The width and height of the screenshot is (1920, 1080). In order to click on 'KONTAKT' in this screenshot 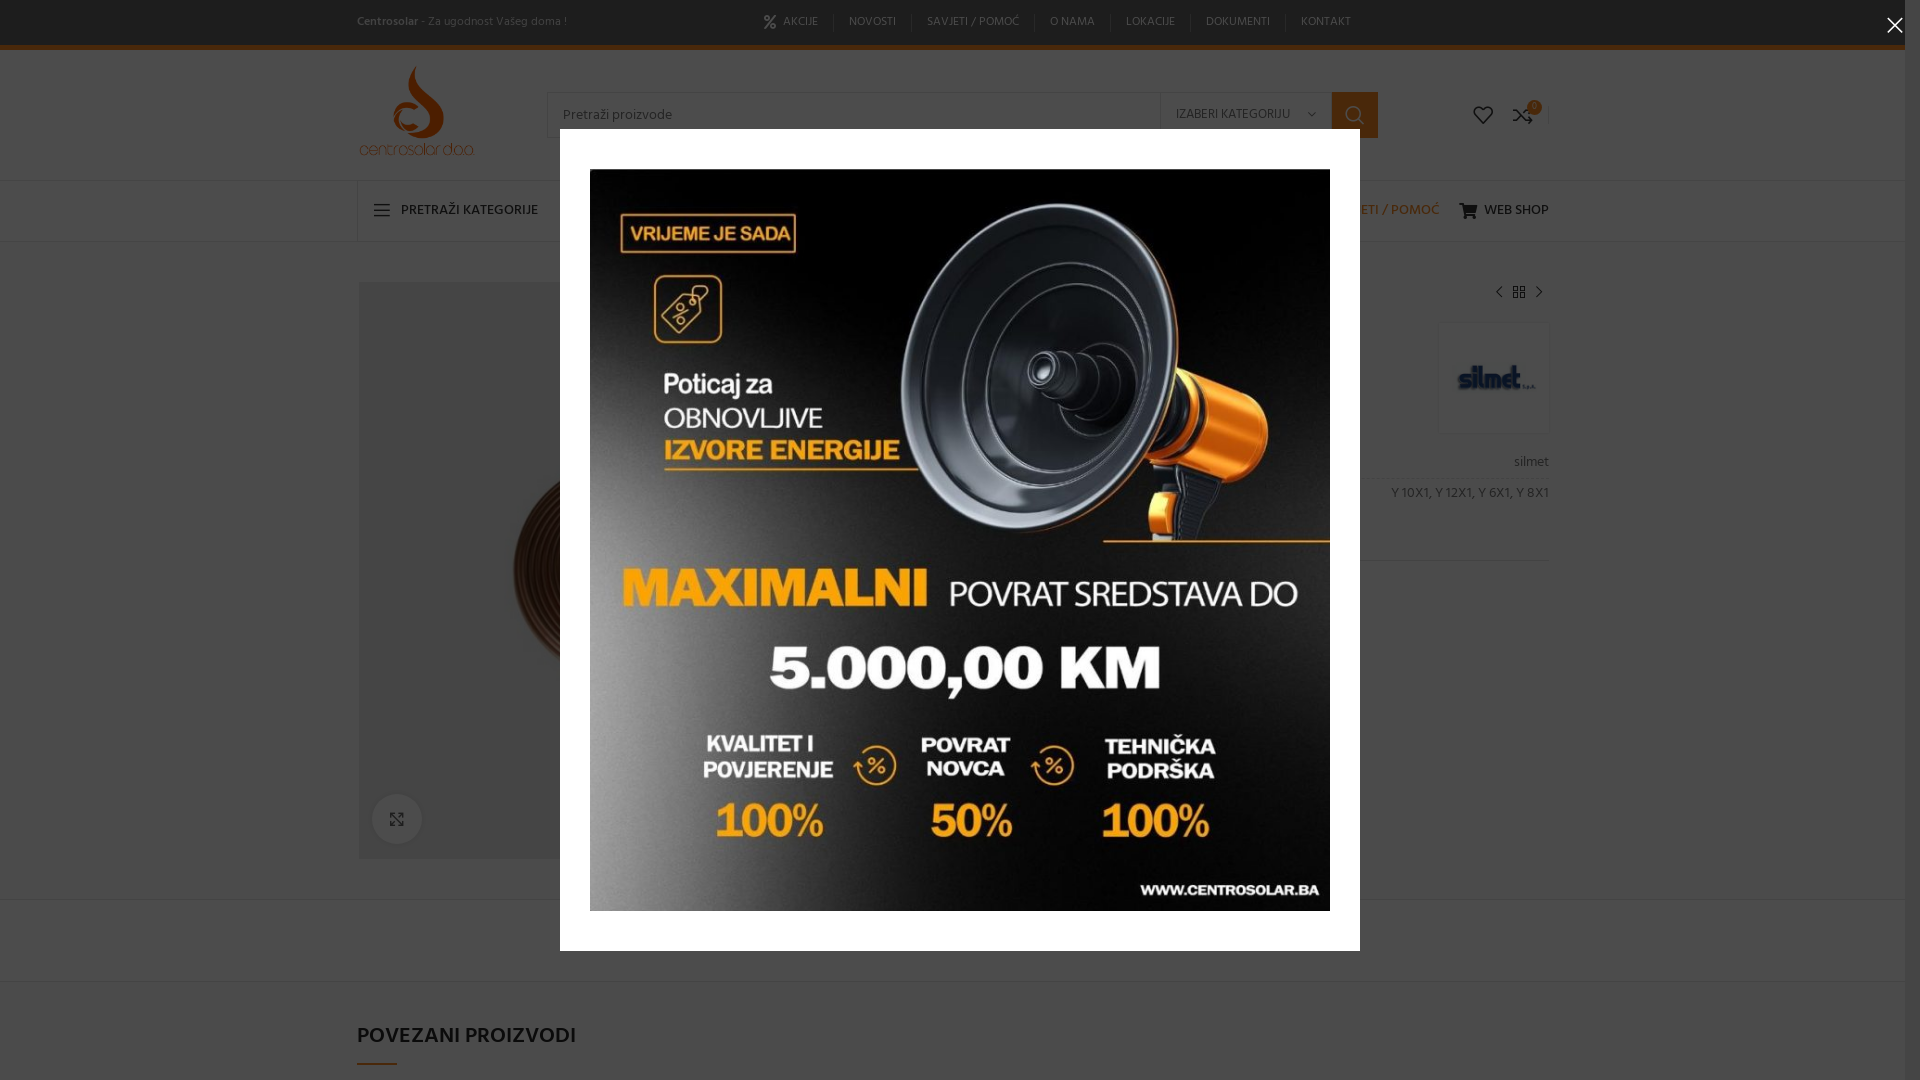, I will do `click(1325, 22)`.